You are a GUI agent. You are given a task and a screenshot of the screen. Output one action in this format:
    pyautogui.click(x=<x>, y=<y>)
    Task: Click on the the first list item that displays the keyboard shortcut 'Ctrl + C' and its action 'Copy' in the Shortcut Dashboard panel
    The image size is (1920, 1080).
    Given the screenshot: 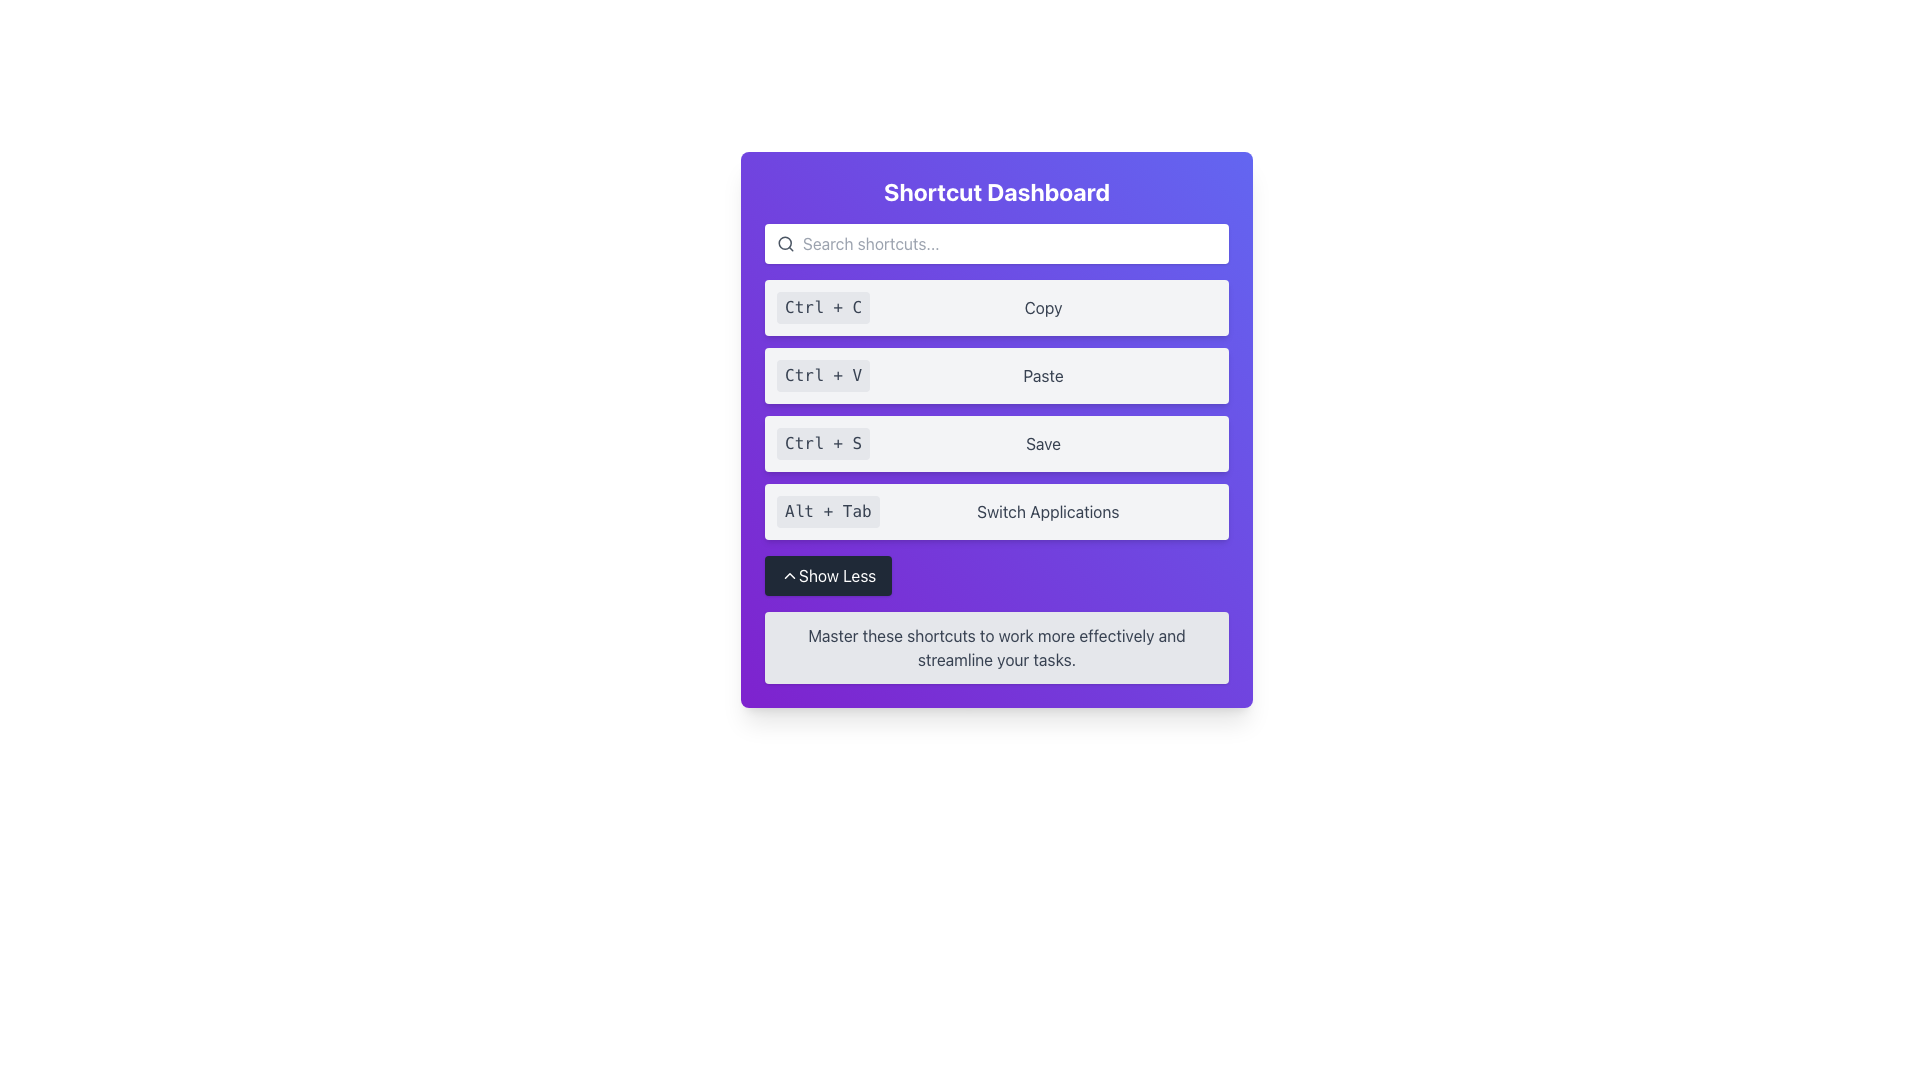 What is the action you would take?
    pyautogui.click(x=997, y=308)
    